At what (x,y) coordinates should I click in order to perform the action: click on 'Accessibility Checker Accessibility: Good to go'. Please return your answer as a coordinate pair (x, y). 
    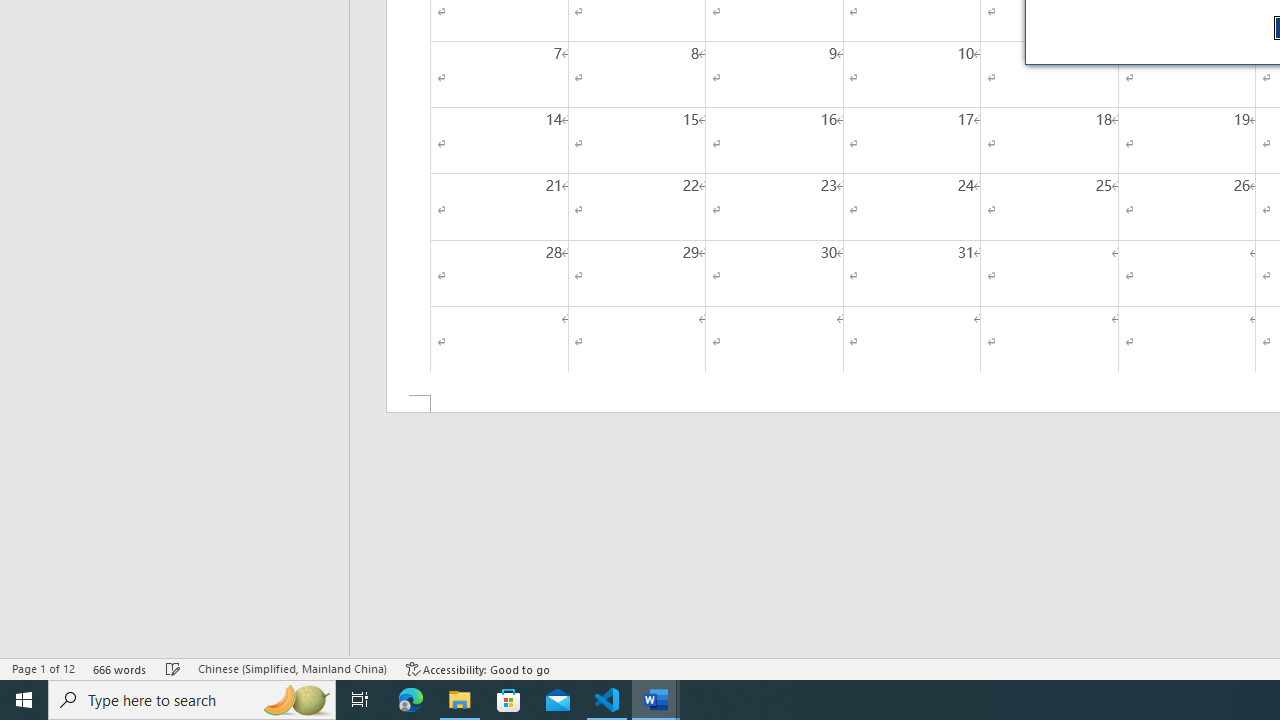
    Looking at the image, I should click on (477, 669).